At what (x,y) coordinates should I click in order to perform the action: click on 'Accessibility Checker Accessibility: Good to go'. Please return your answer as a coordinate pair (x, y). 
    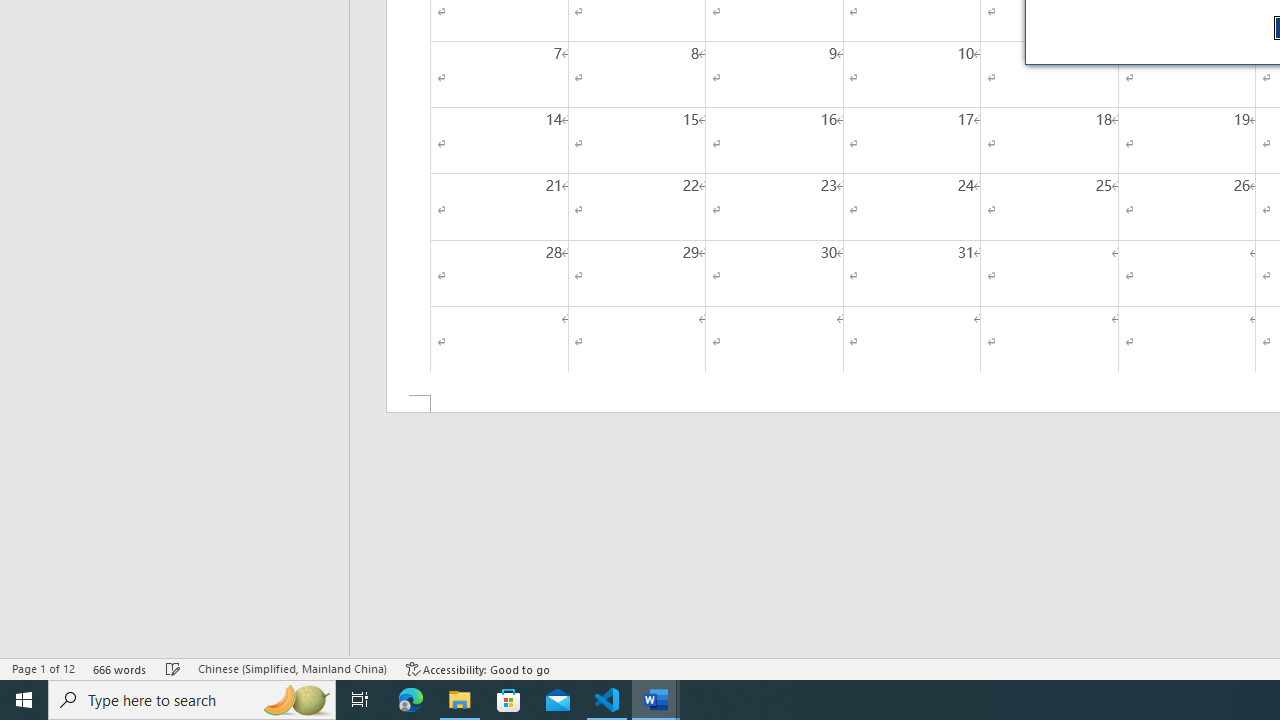
    Looking at the image, I should click on (477, 669).